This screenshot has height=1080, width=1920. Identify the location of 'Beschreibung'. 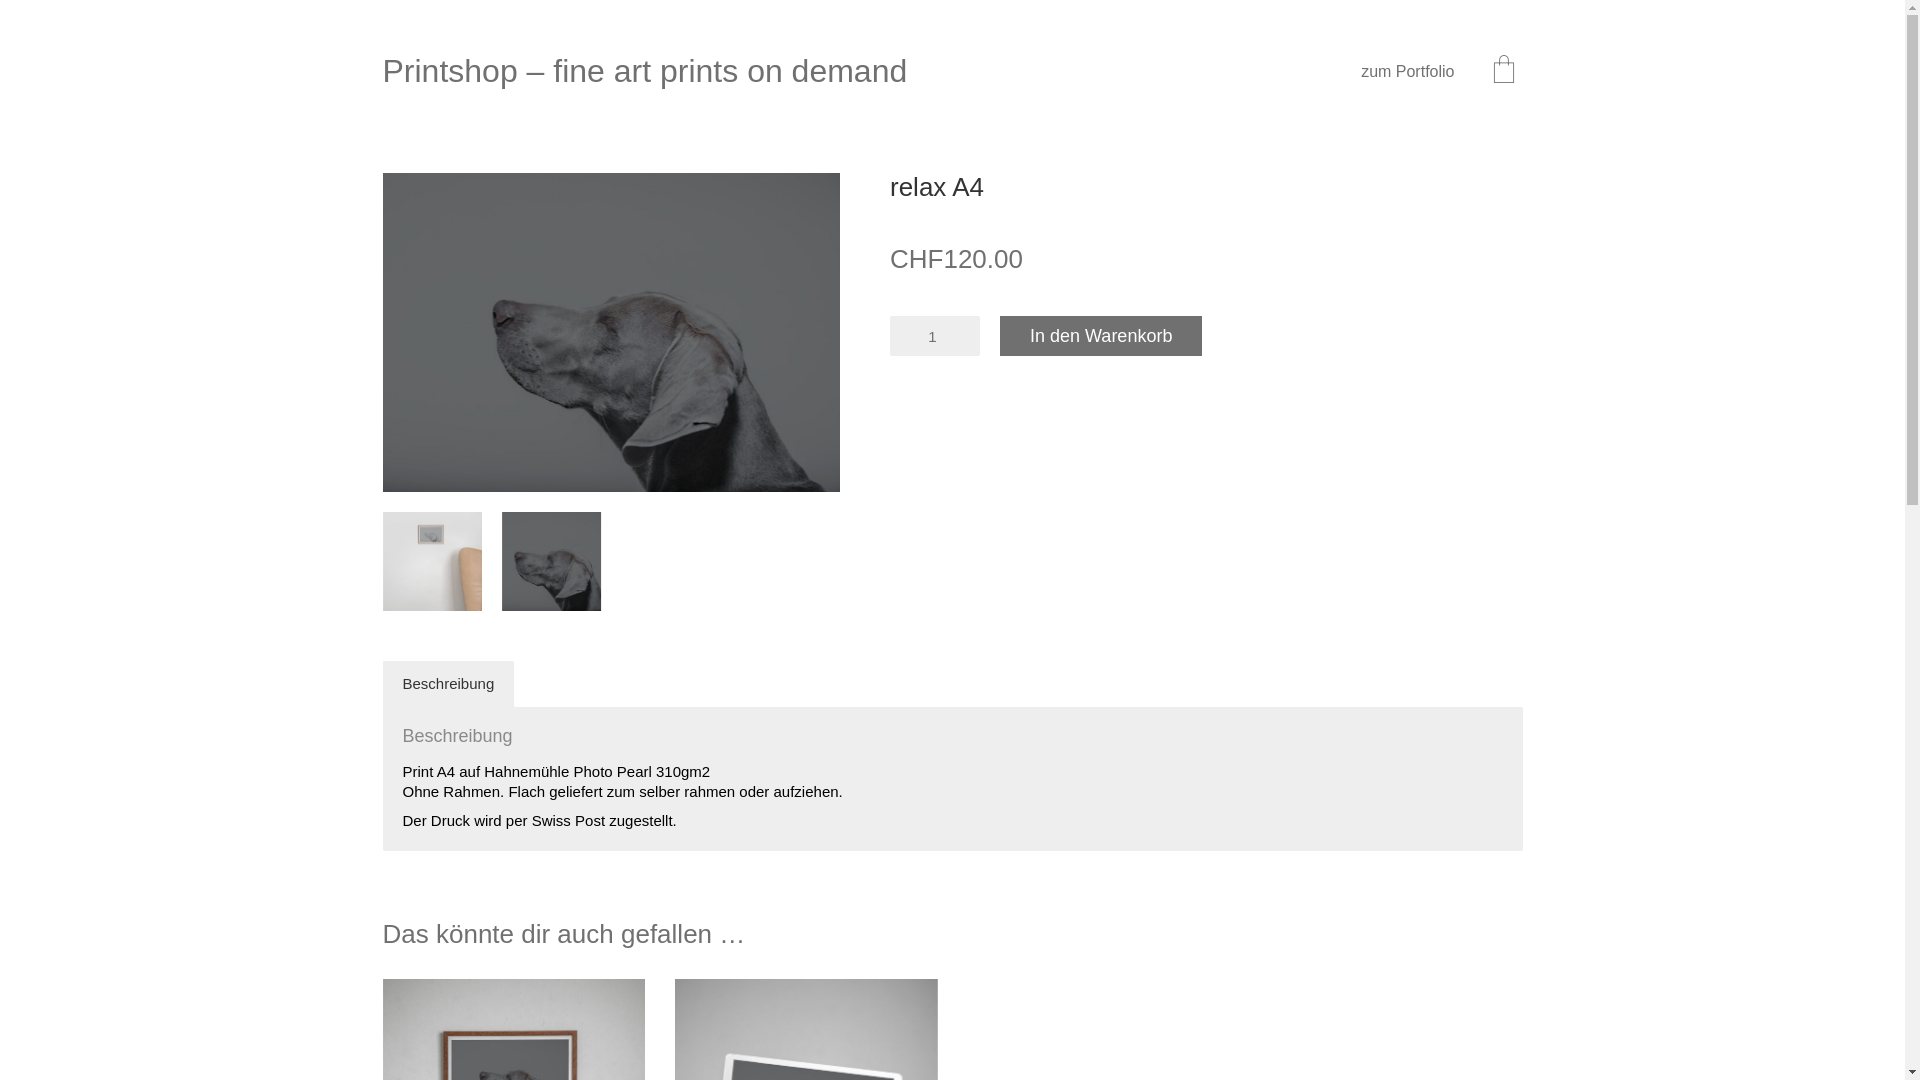
(446, 682).